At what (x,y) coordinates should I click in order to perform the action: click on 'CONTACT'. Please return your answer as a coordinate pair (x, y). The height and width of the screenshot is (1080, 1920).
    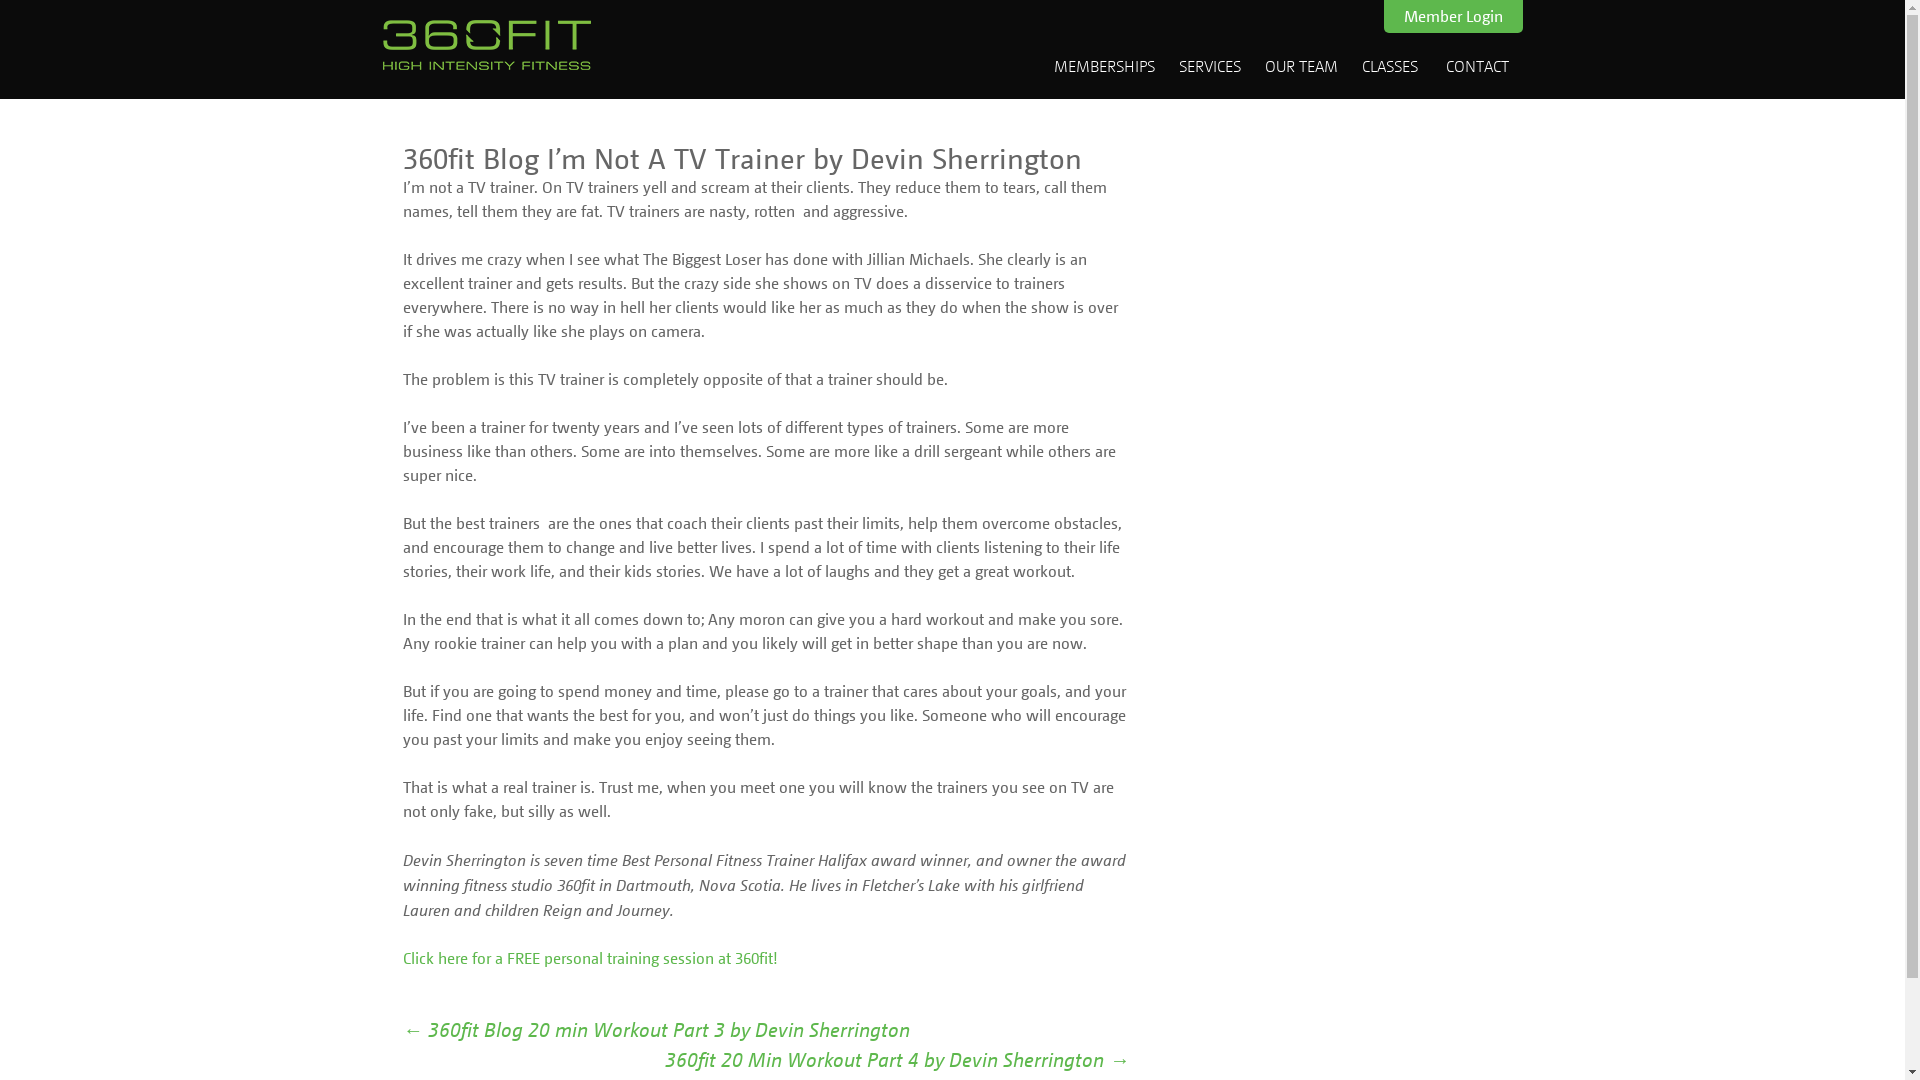
    Looking at the image, I should click on (1434, 64).